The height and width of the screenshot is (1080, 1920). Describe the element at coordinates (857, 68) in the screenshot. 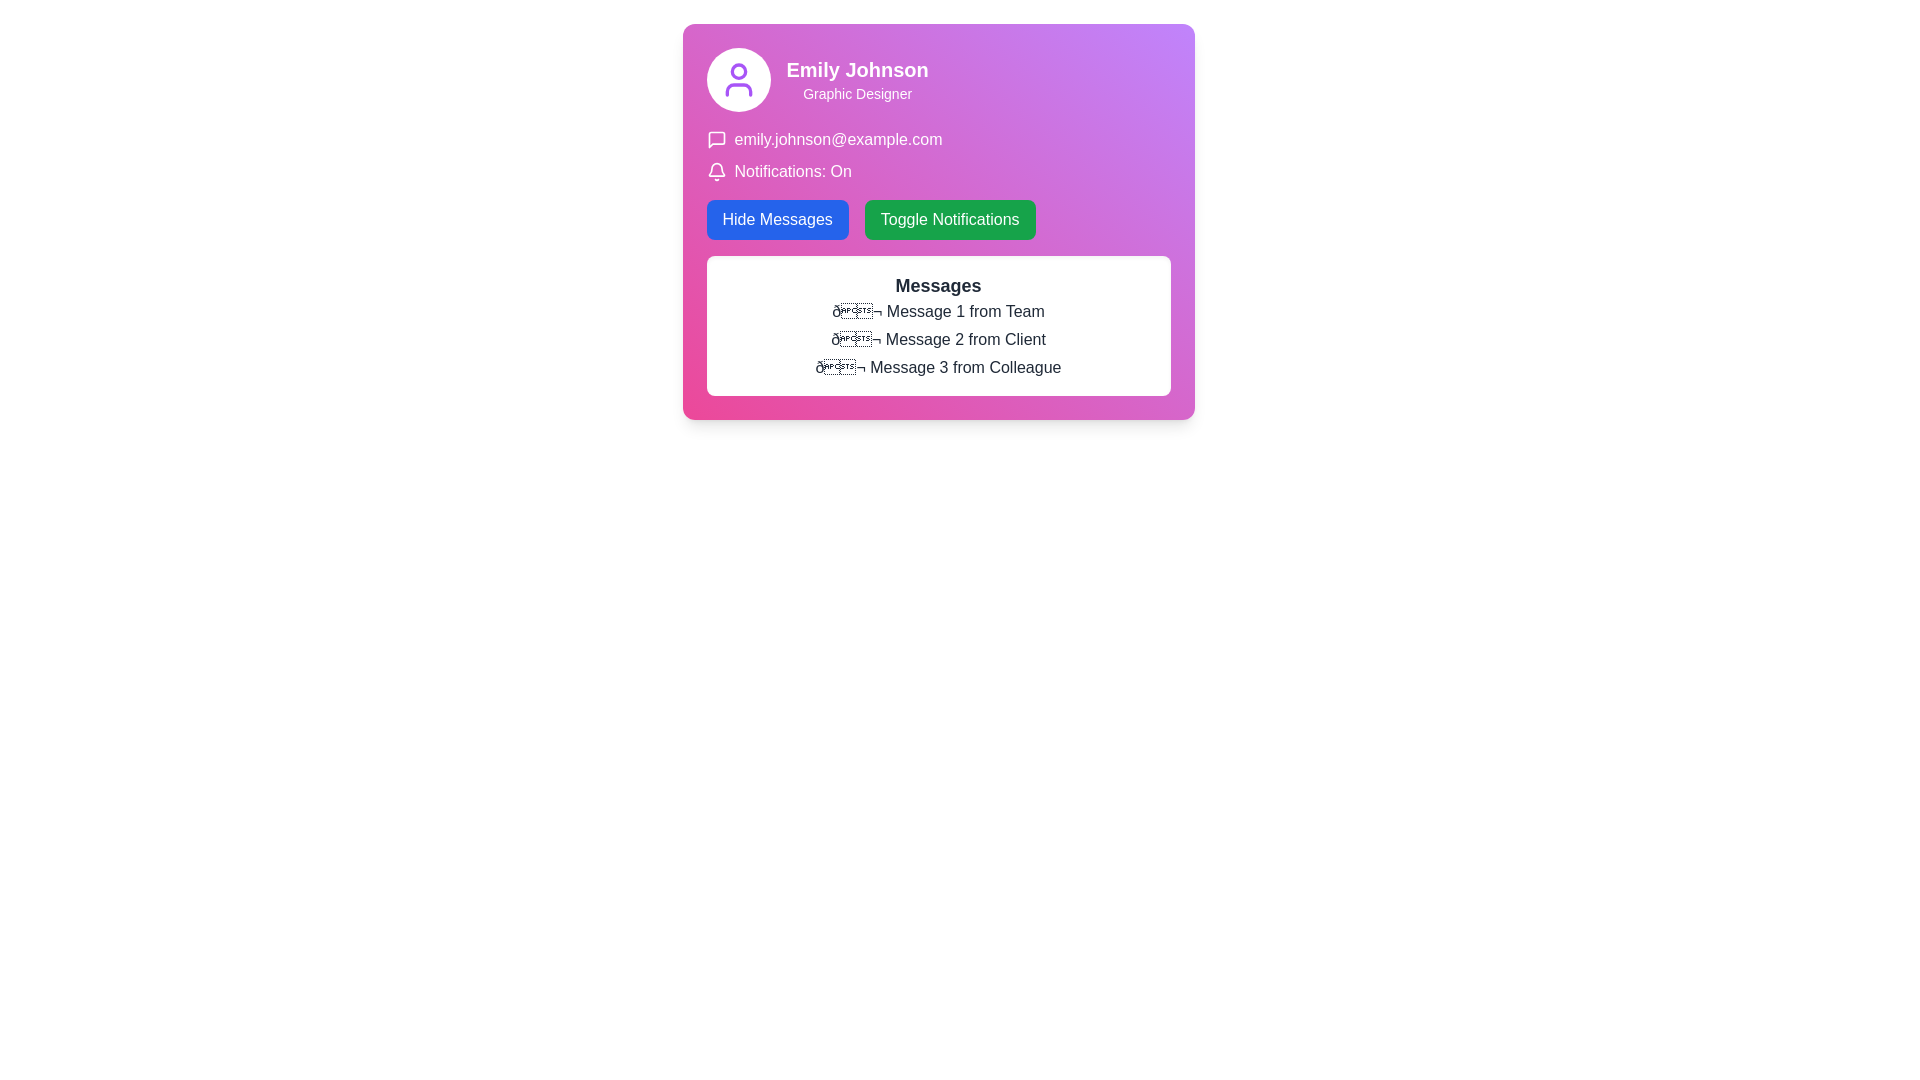

I see `the header displaying 'Emily Johnson', which is the primary identifier for the user information, positioned above the text 'Graphic Designer' and aligned next to a user profile icon` at that location.